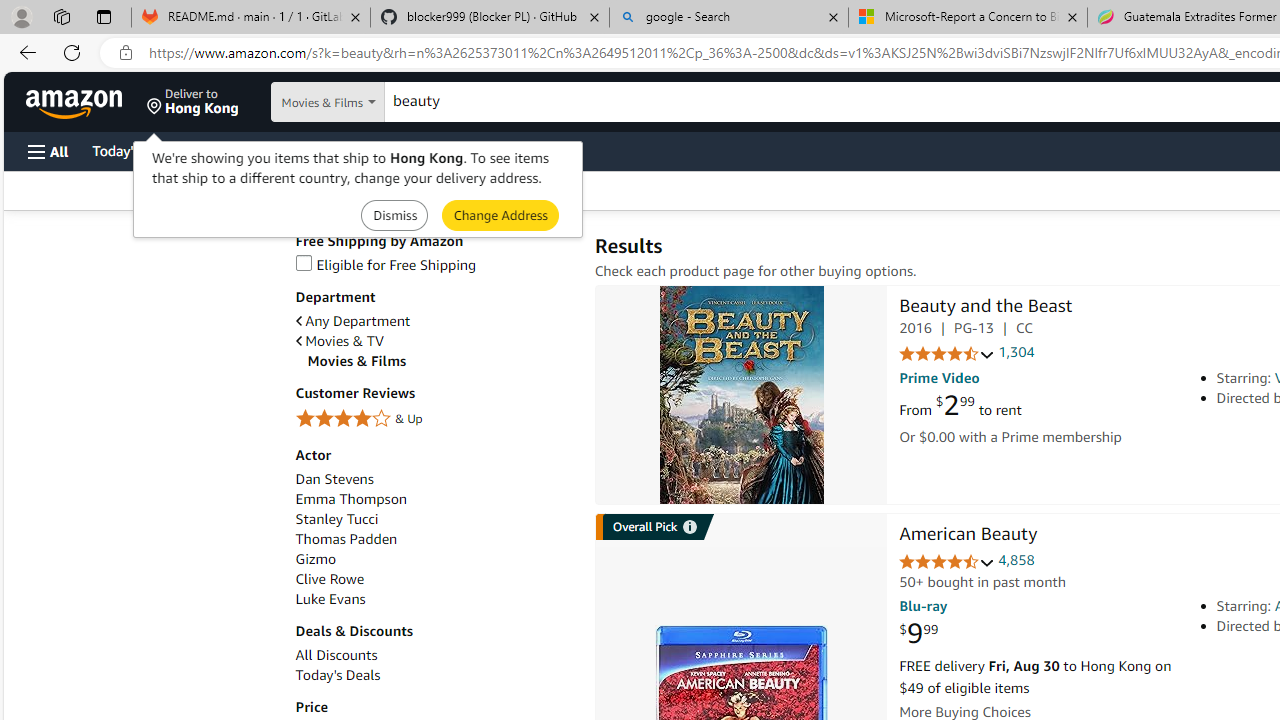 This screenshot has width=1280, height=720. Describe the element at coordinates (337, 675) in the screenshot. I see `'Today'` at that location.